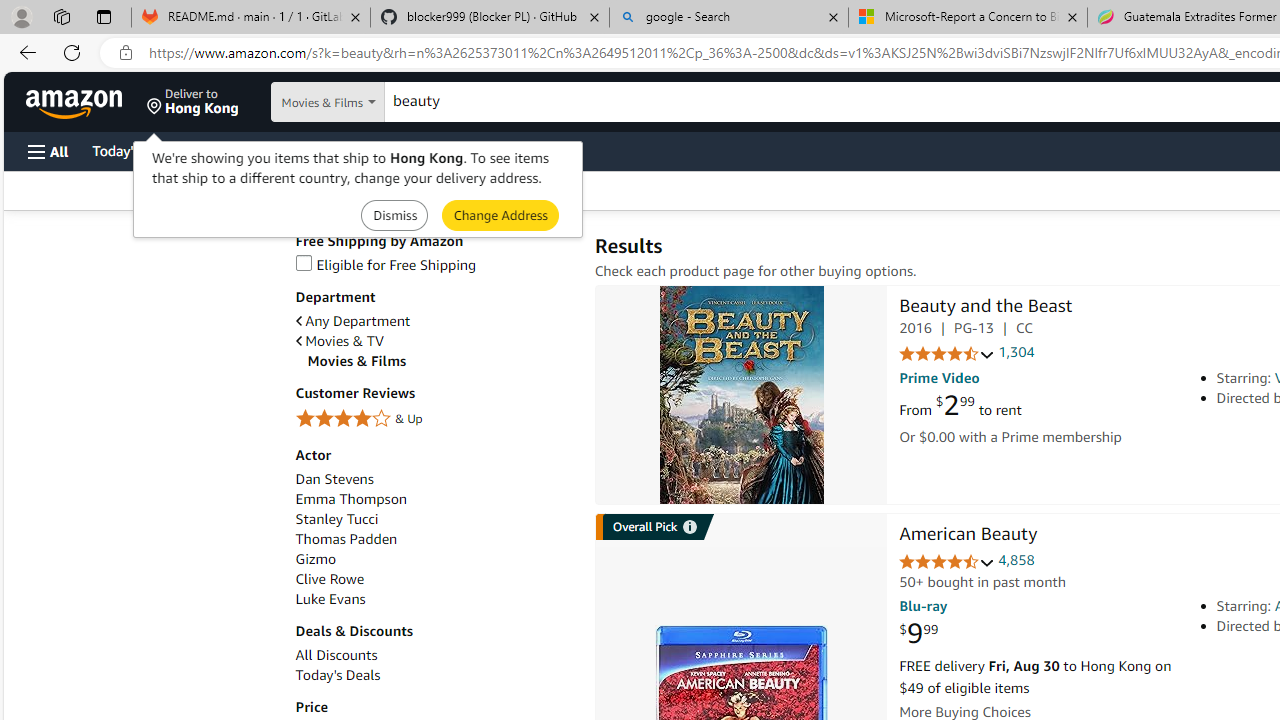 This screenshot has width=1280, height=720. Describe the element at coordinates (337, 675) in the screenshot. I see `'Today'` at that location.